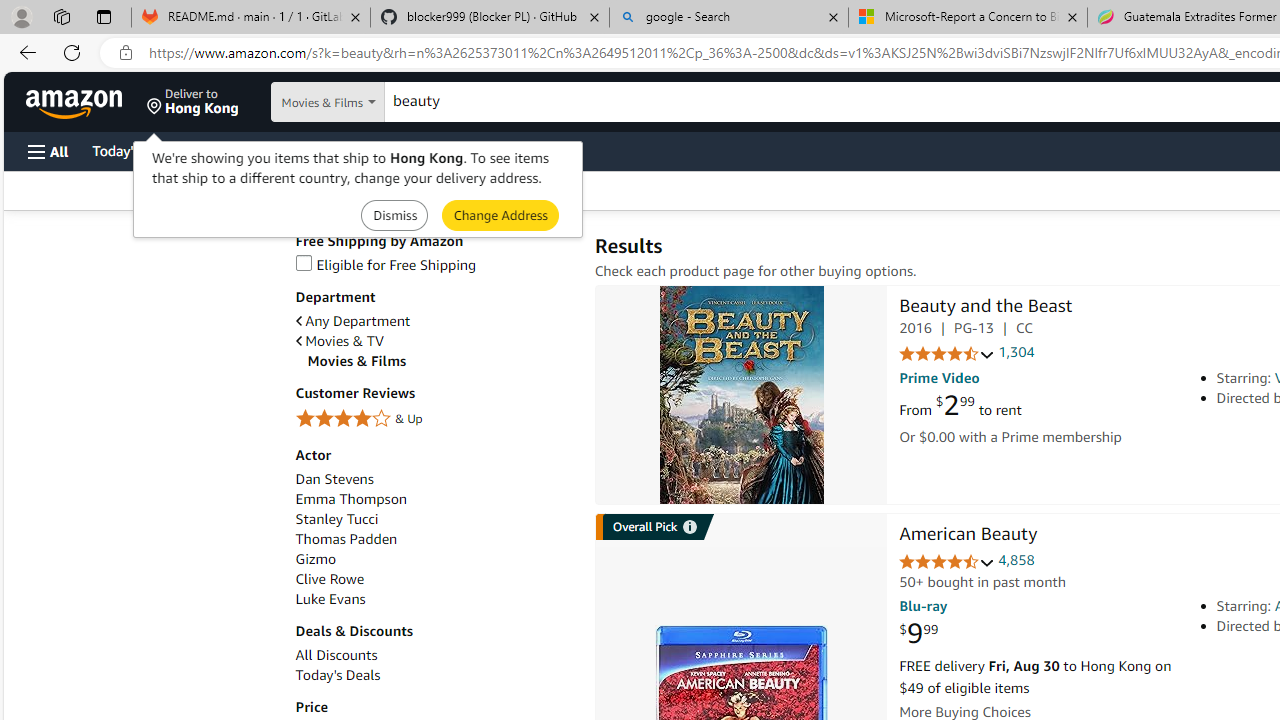 This screenshot has width=1280, height=720. Describe the element at coordinates (337, 675) in the screenshot. I see `'Today'` at that location.